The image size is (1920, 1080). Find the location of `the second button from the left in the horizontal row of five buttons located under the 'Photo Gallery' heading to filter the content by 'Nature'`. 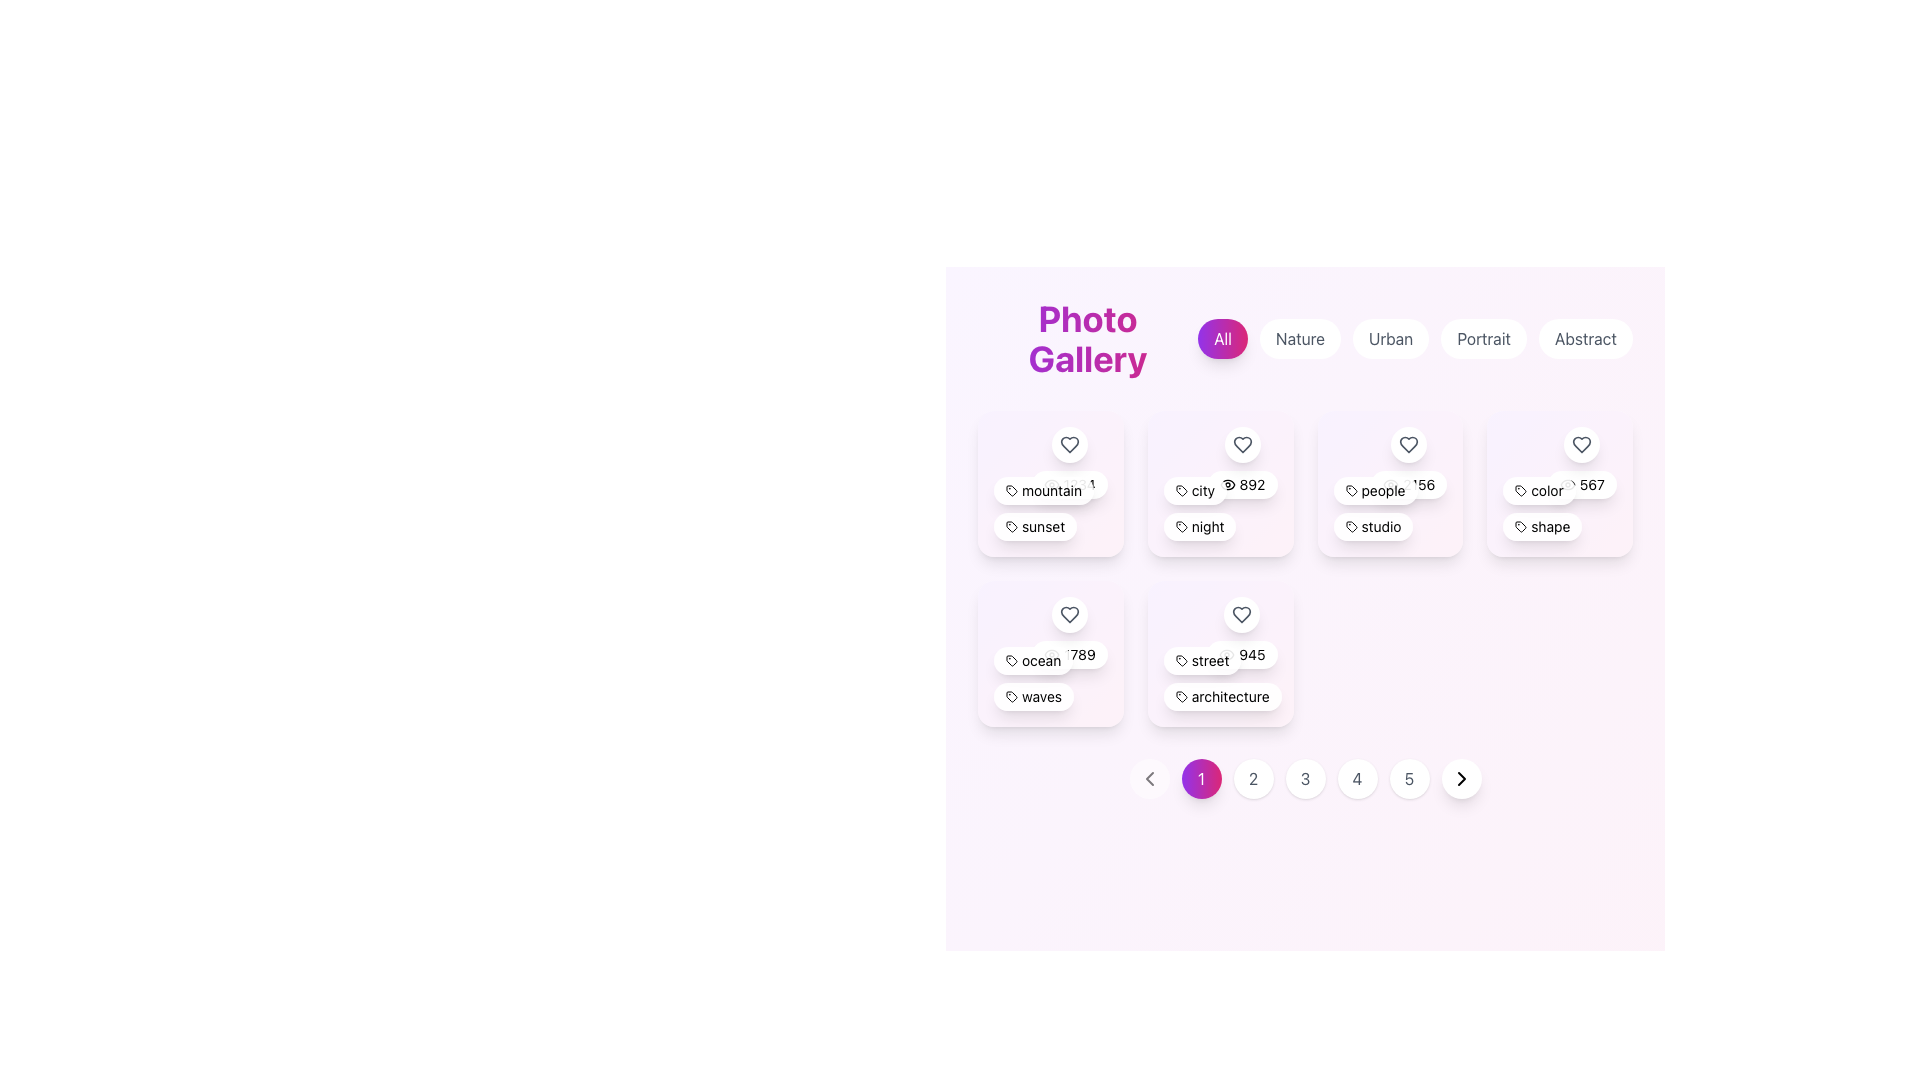

the second button from the left in the horizontal row of five buttons located under the 'Photo Gallery' heading to filter the content by 'Nature' is located at coordinates (1300, 338).